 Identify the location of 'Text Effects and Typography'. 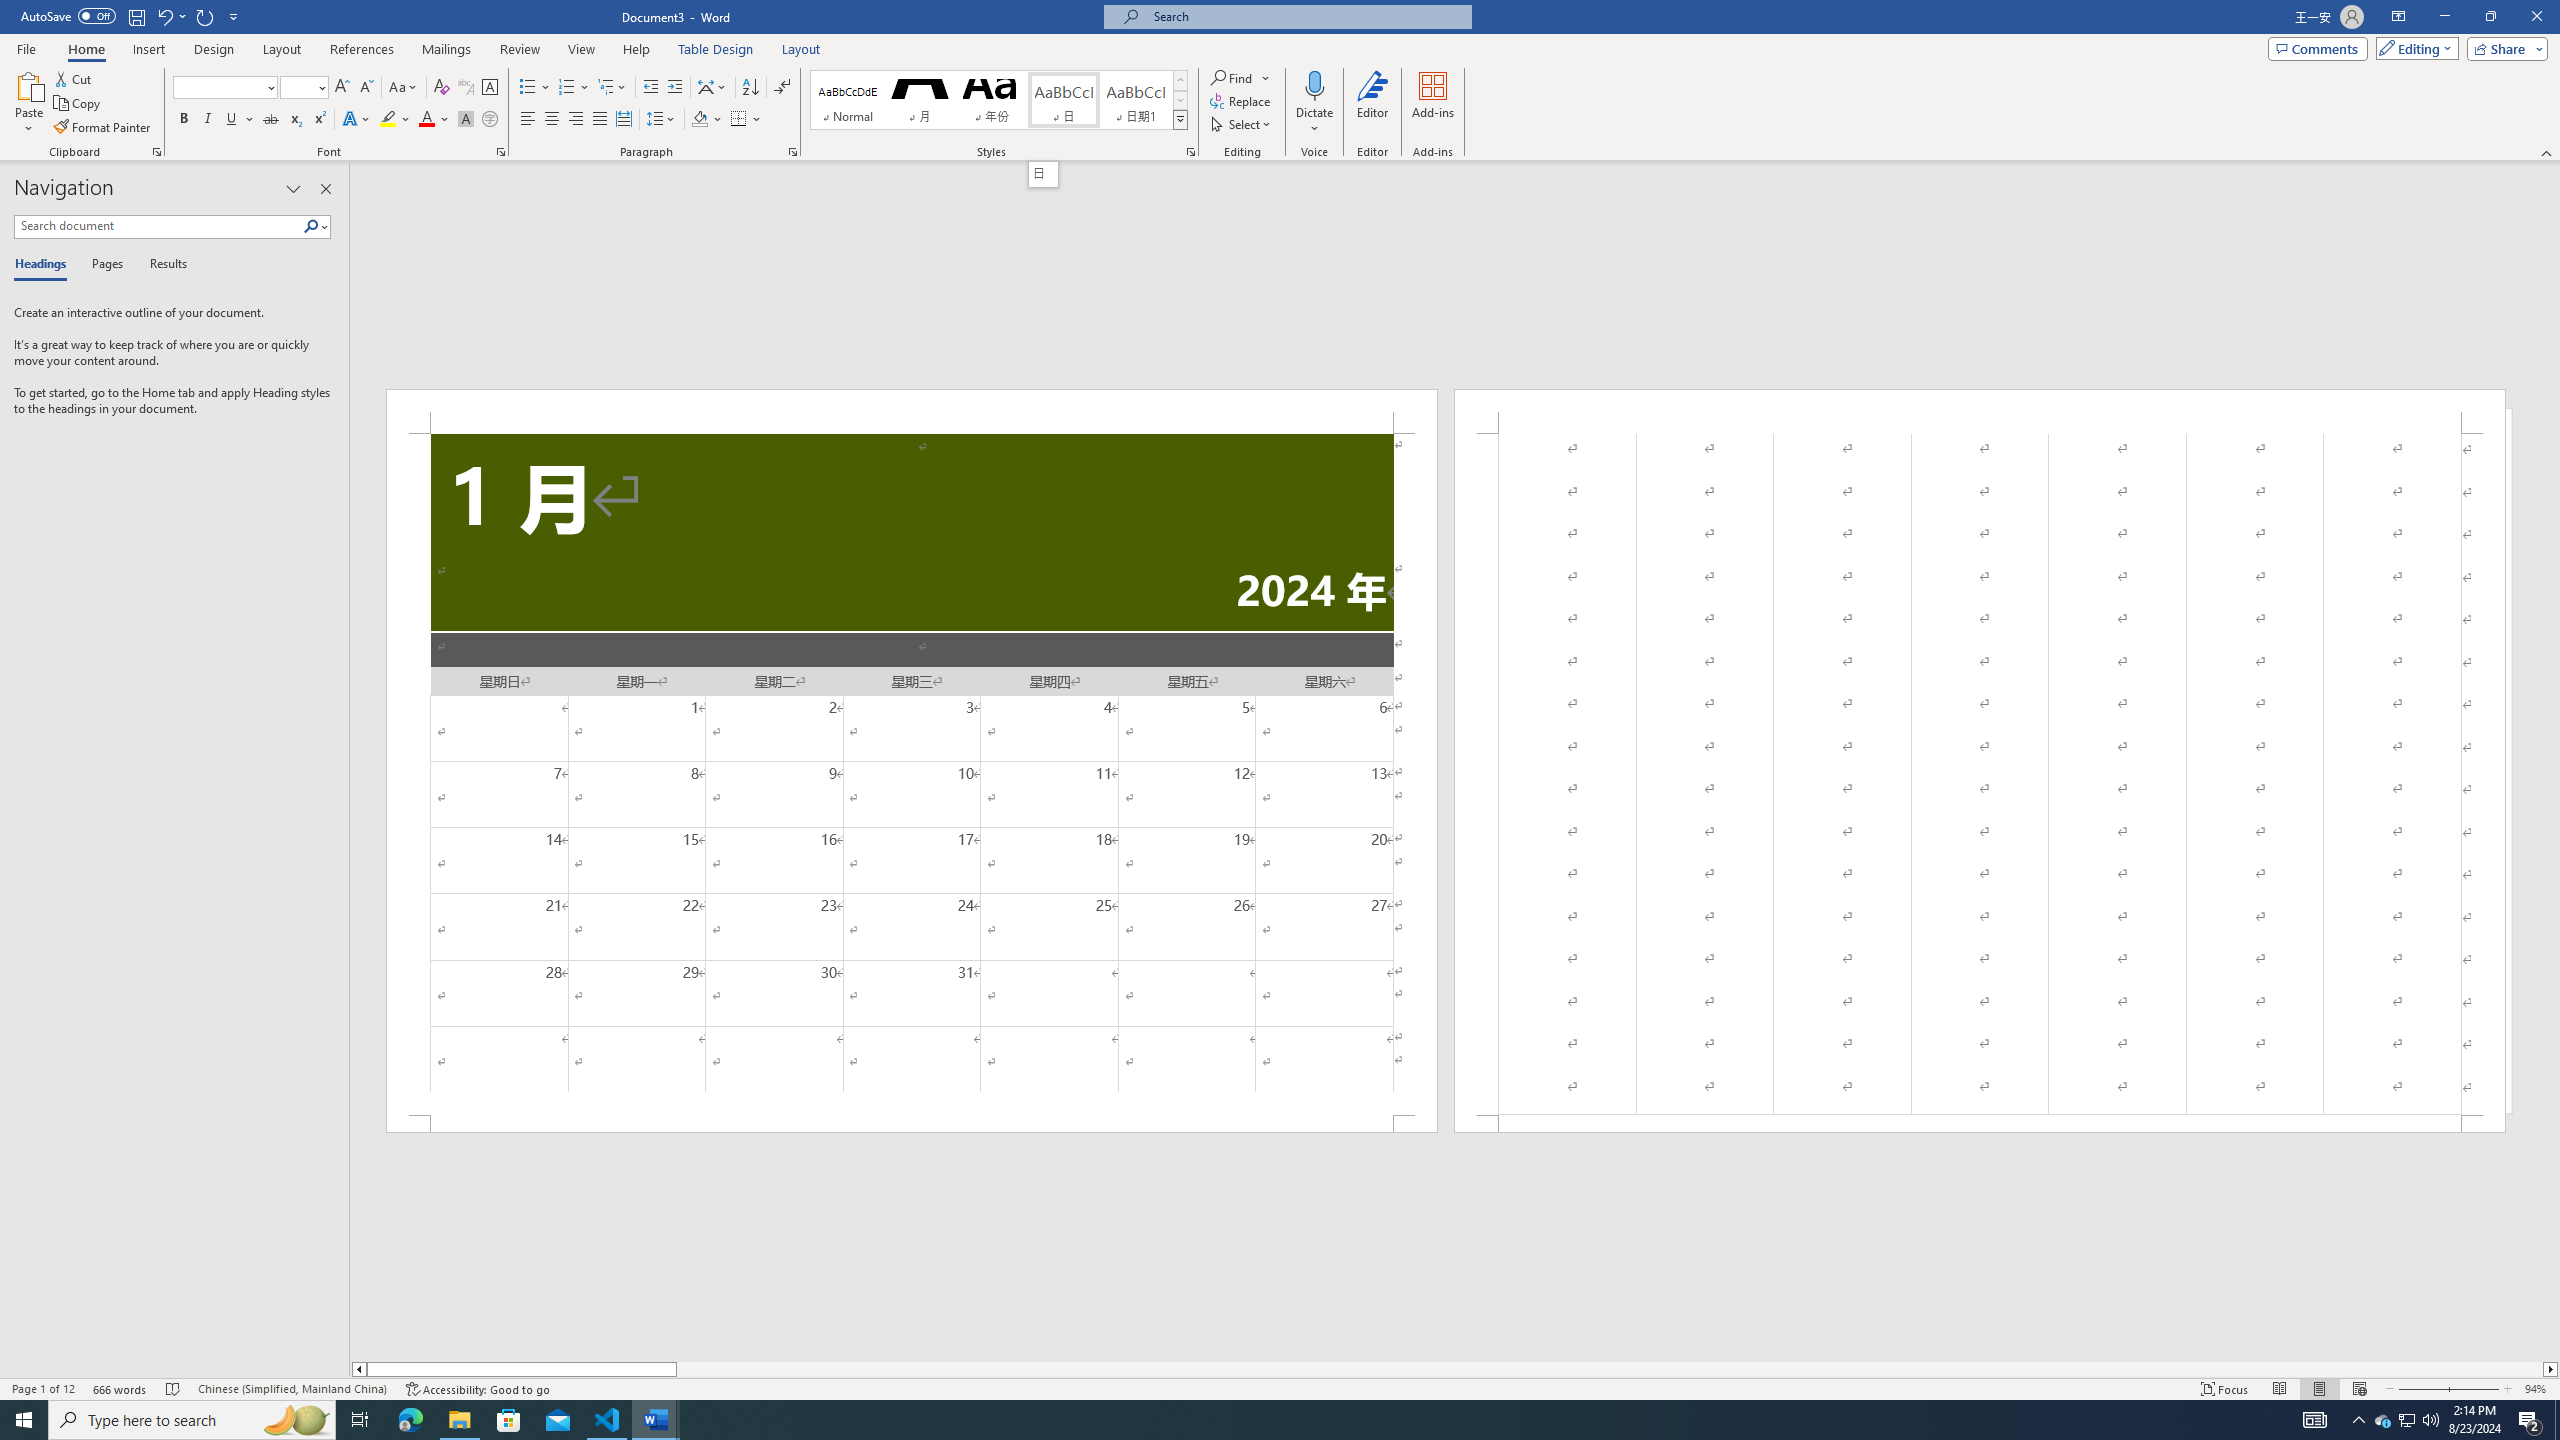
(354, 118).